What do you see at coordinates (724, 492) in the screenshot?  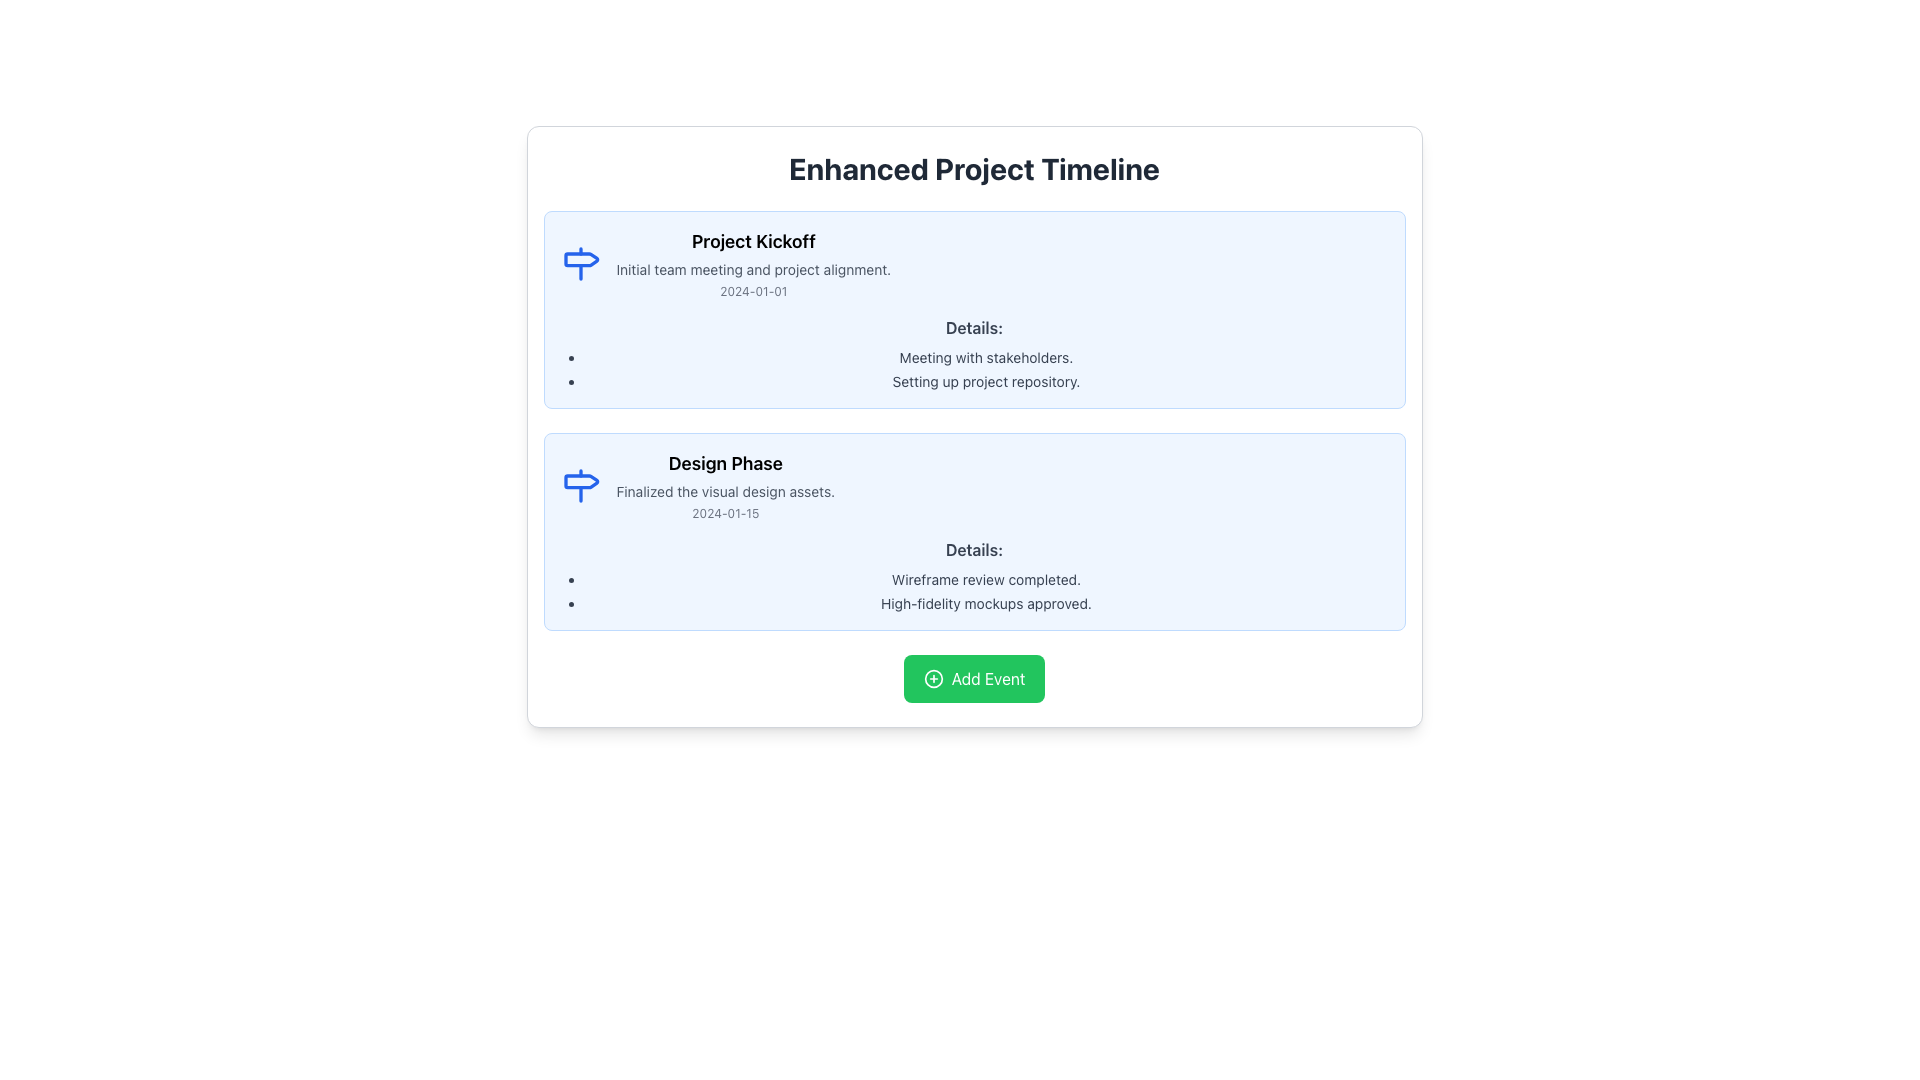 I see `the text element that reads 'Finalized the visual design assets.' styled in gray, located under the heading 'Design Phase' in the timeline section` at bounding box center [724, 492].